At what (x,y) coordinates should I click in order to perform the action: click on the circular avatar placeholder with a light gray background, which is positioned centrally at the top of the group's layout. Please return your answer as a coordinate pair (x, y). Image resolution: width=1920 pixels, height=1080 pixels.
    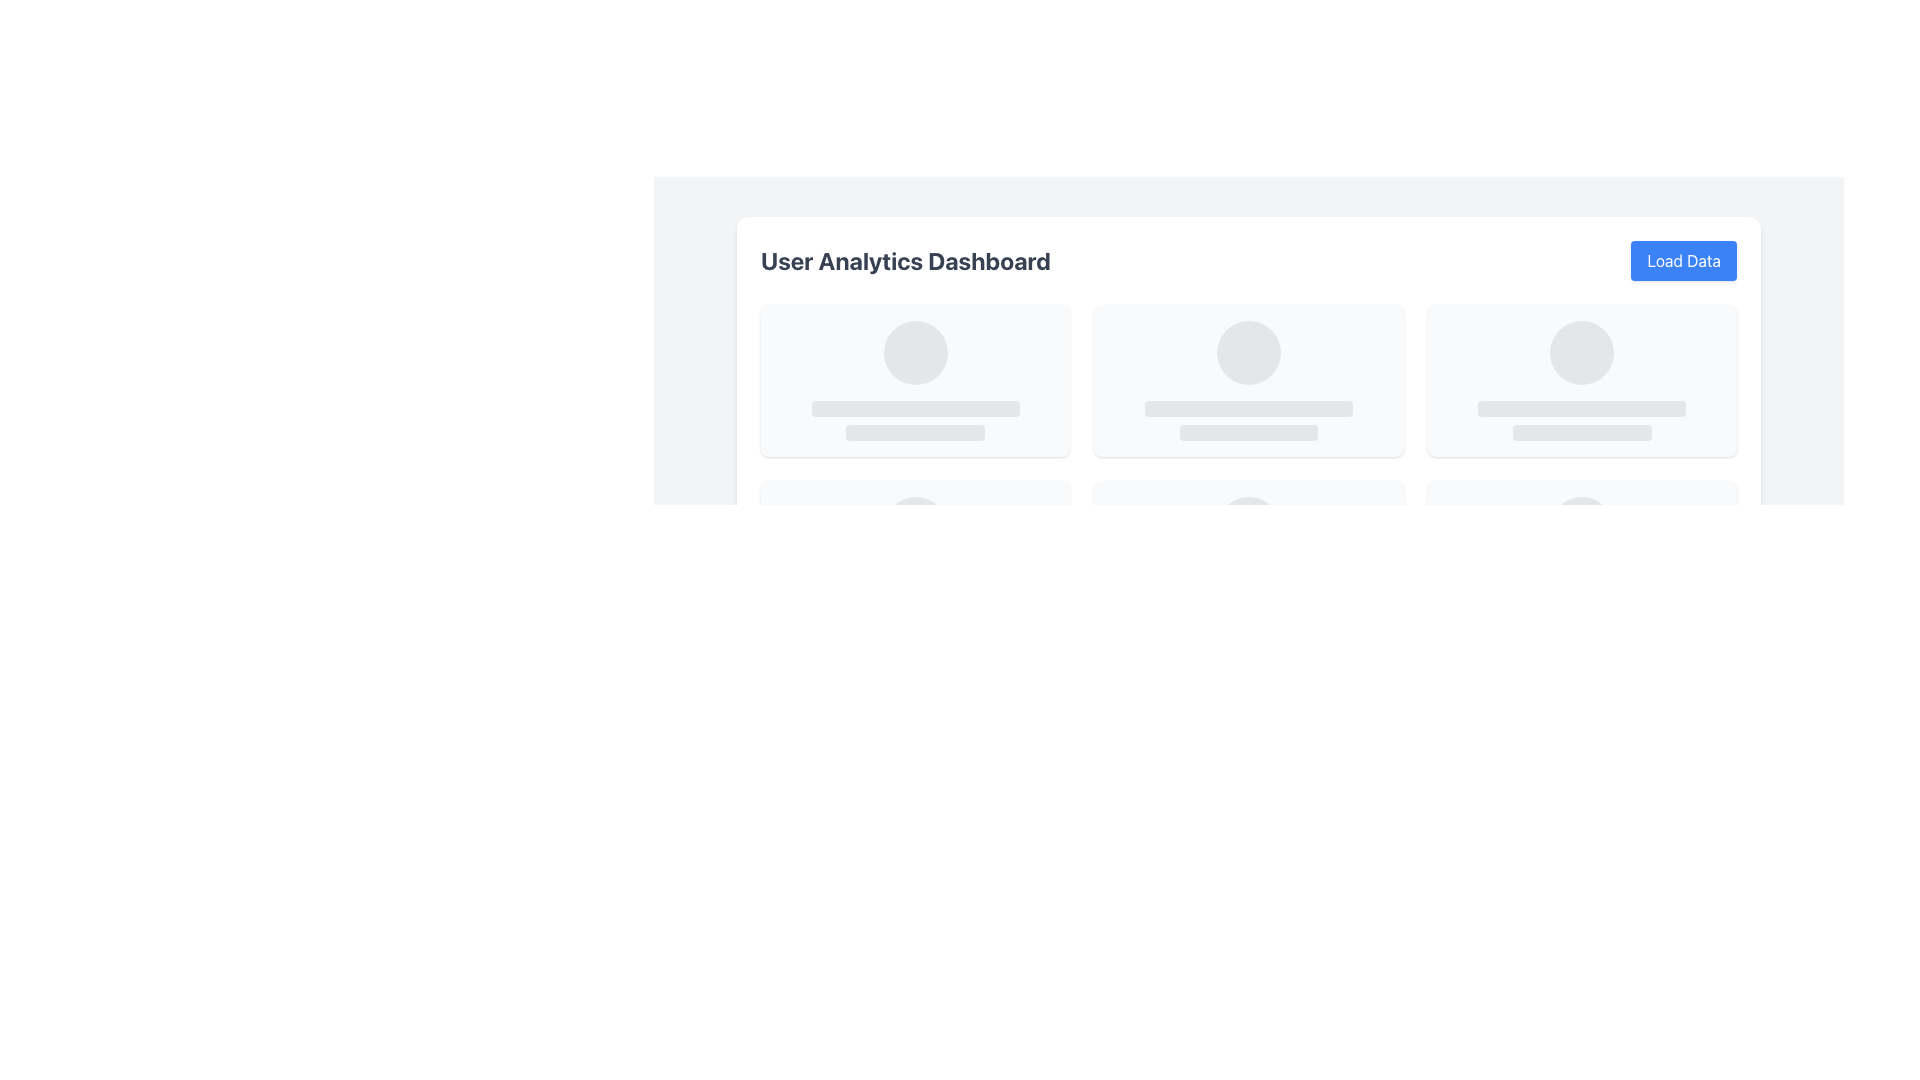
    Looking at the image, I should click on (1247, 527).